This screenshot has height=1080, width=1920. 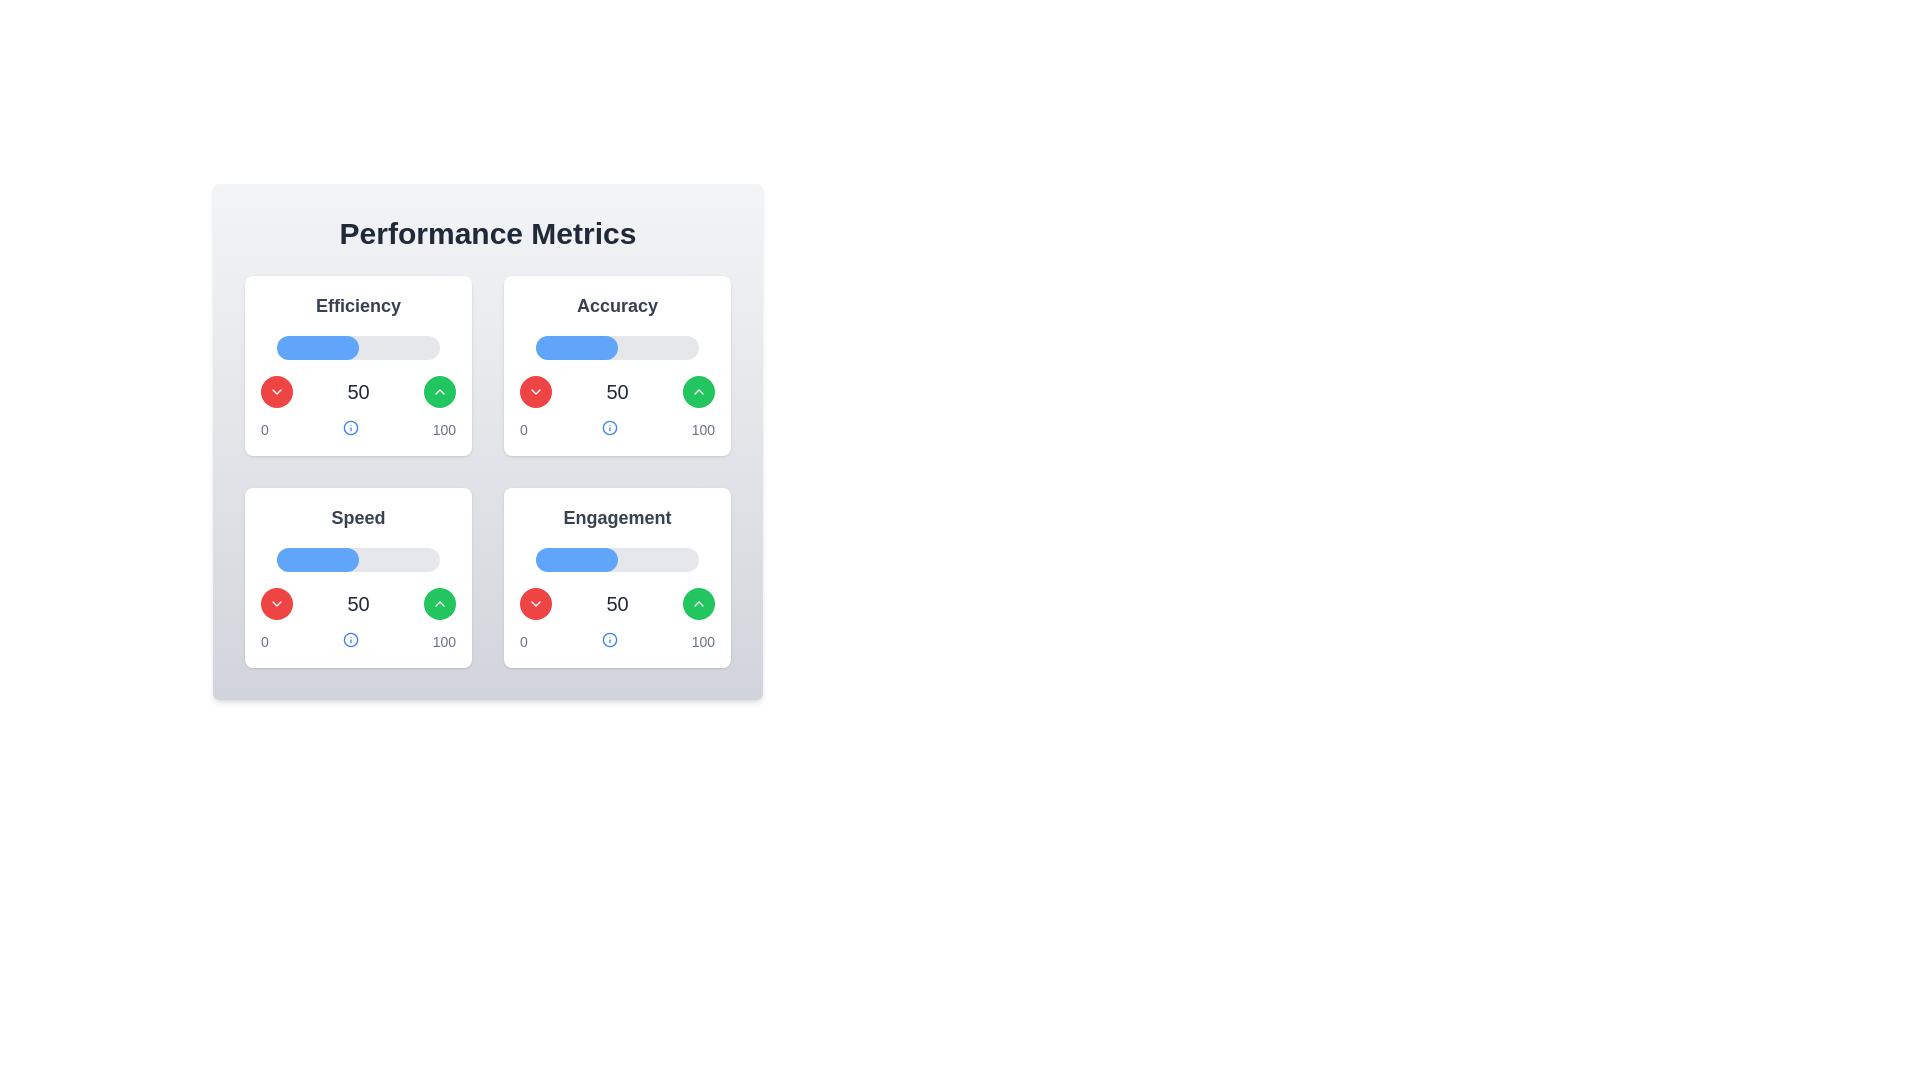 I want to click on the efficiency value, so click(x=387, y=346).